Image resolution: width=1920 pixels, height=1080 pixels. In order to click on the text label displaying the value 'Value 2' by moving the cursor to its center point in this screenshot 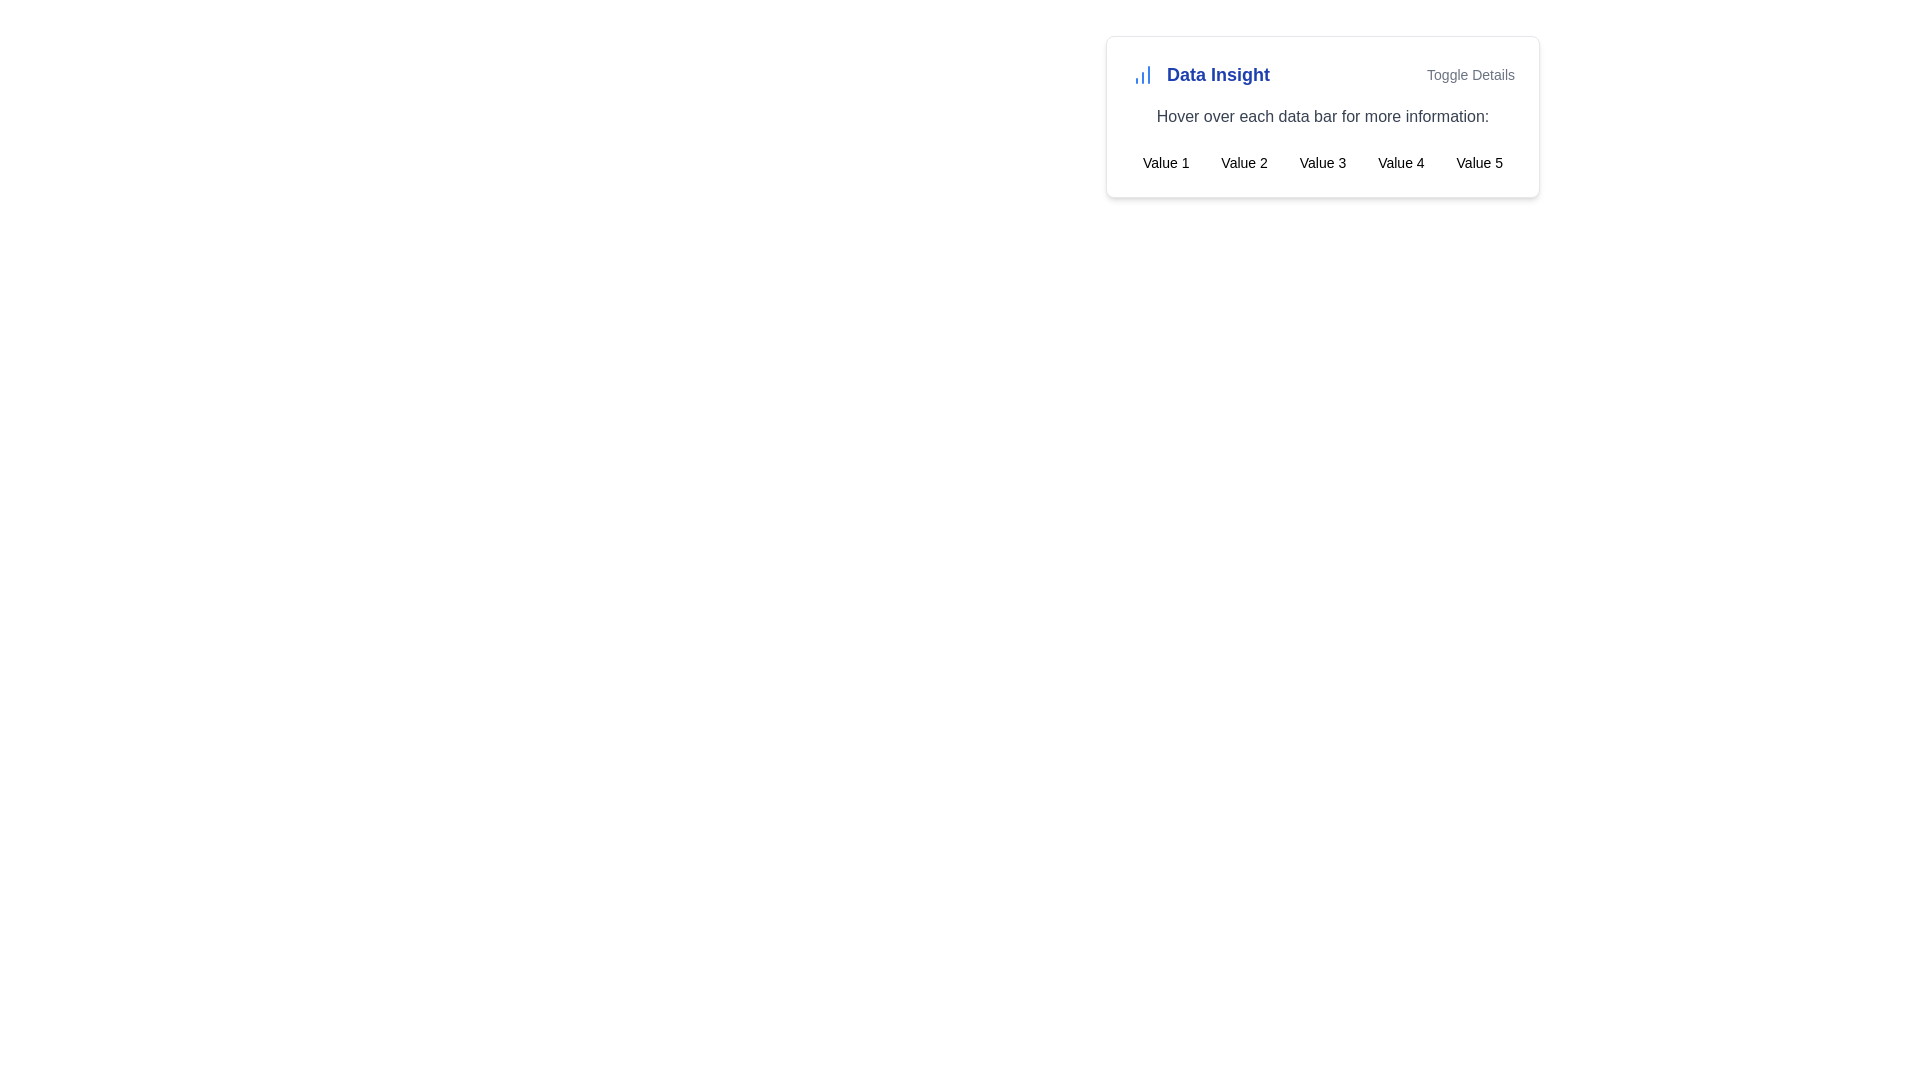, I will do `click(1243, 161)`.